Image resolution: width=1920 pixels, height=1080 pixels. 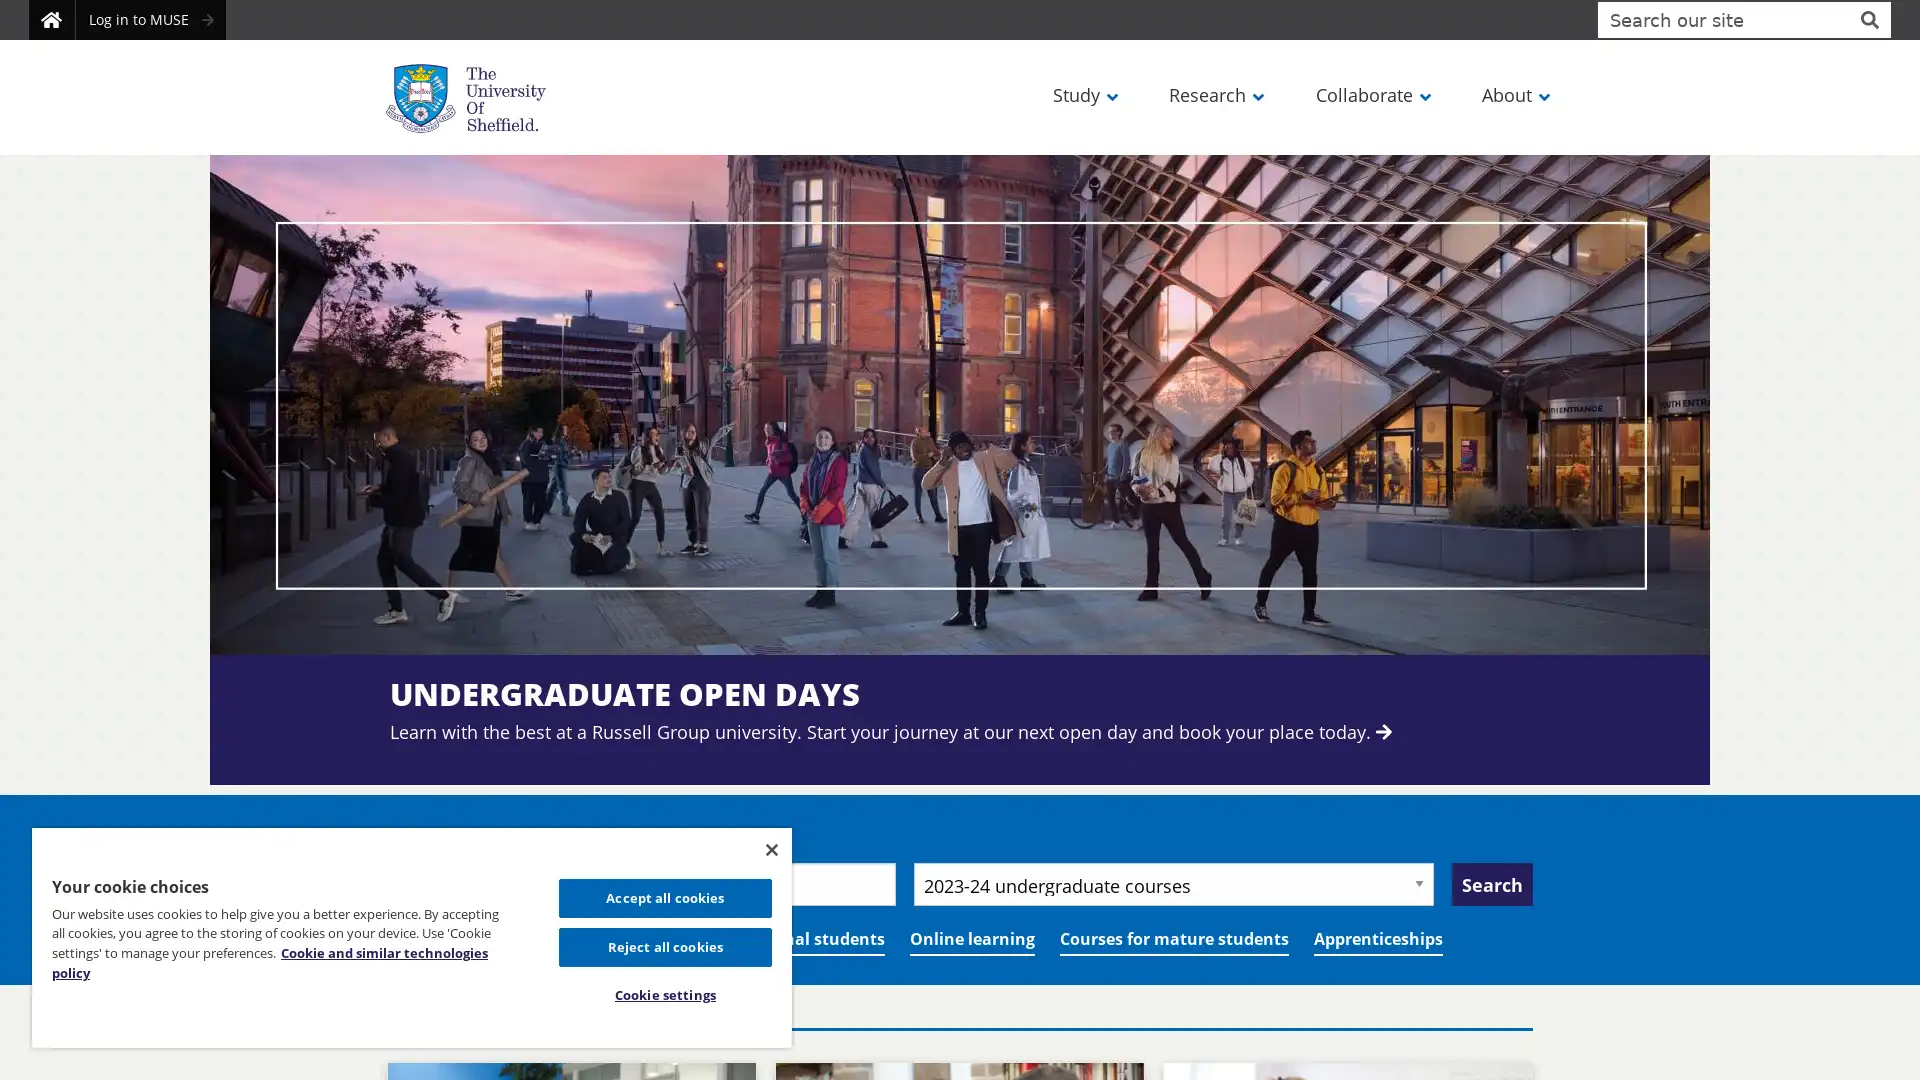 What do you see at coordinates (664, 995) in the screenshot?
I see `Cookie settings` at bounding box center [664, 995].